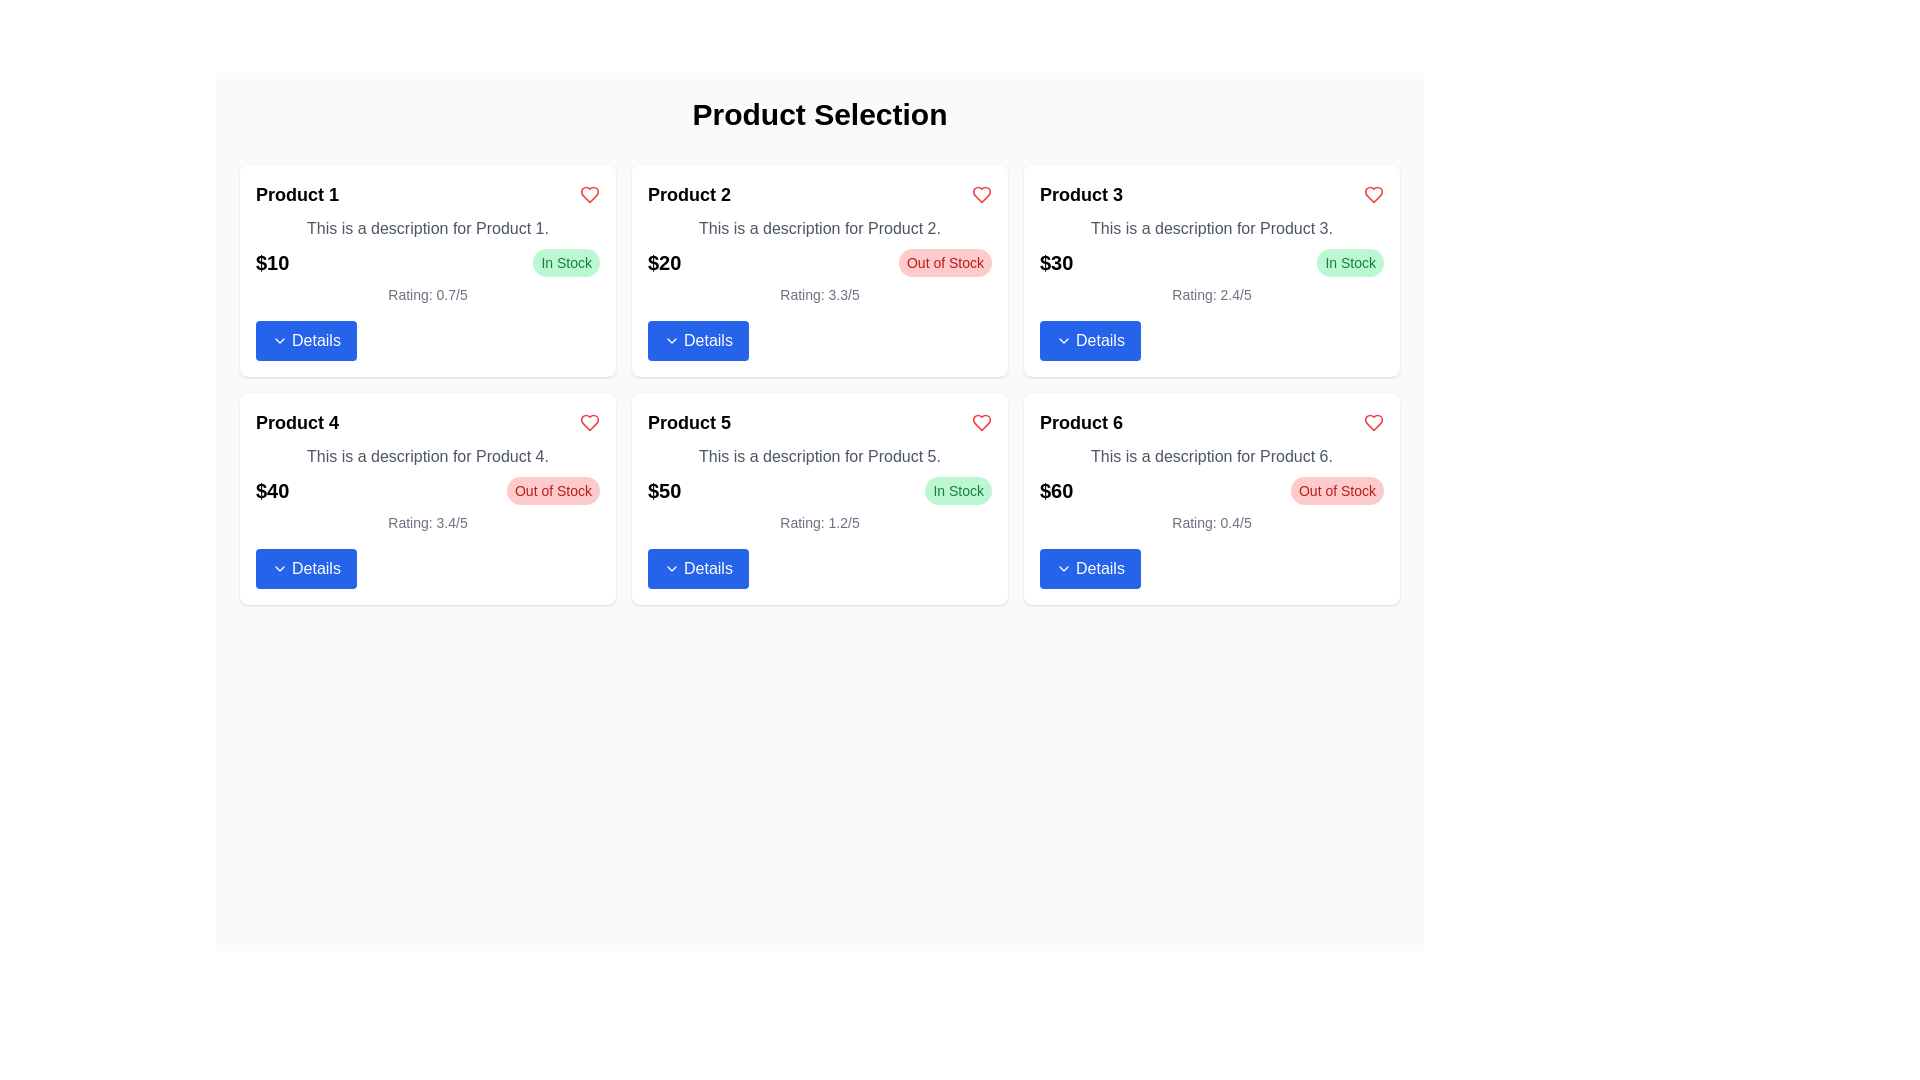  I want to click on the interactive button located at the bottom section of the card for 'Product 4' to trigger the hover effect, so click(305, 569).